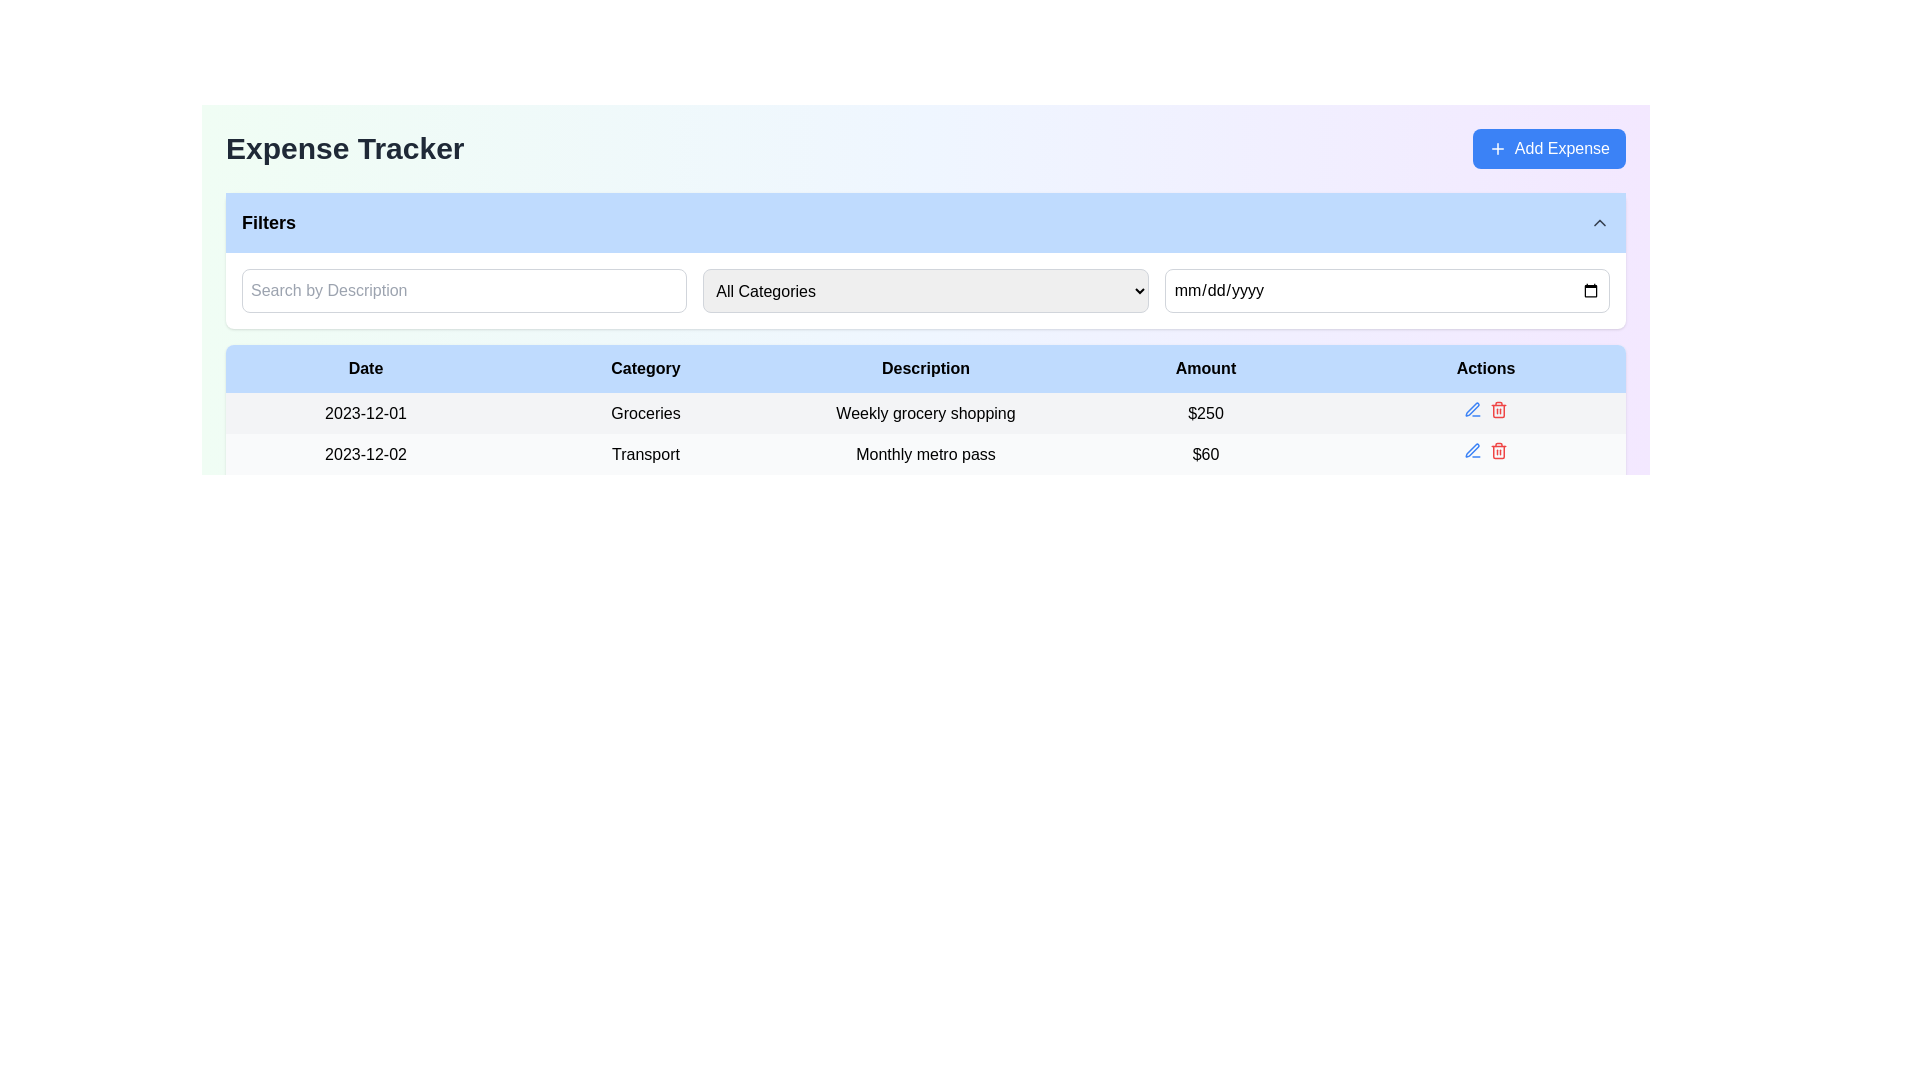  Describe the element at coordinates (1204, 369) in the screenshot. I see `the 'Amount' column header title in the table, which is centrally aligned in the fourth column of the header row` at that location.